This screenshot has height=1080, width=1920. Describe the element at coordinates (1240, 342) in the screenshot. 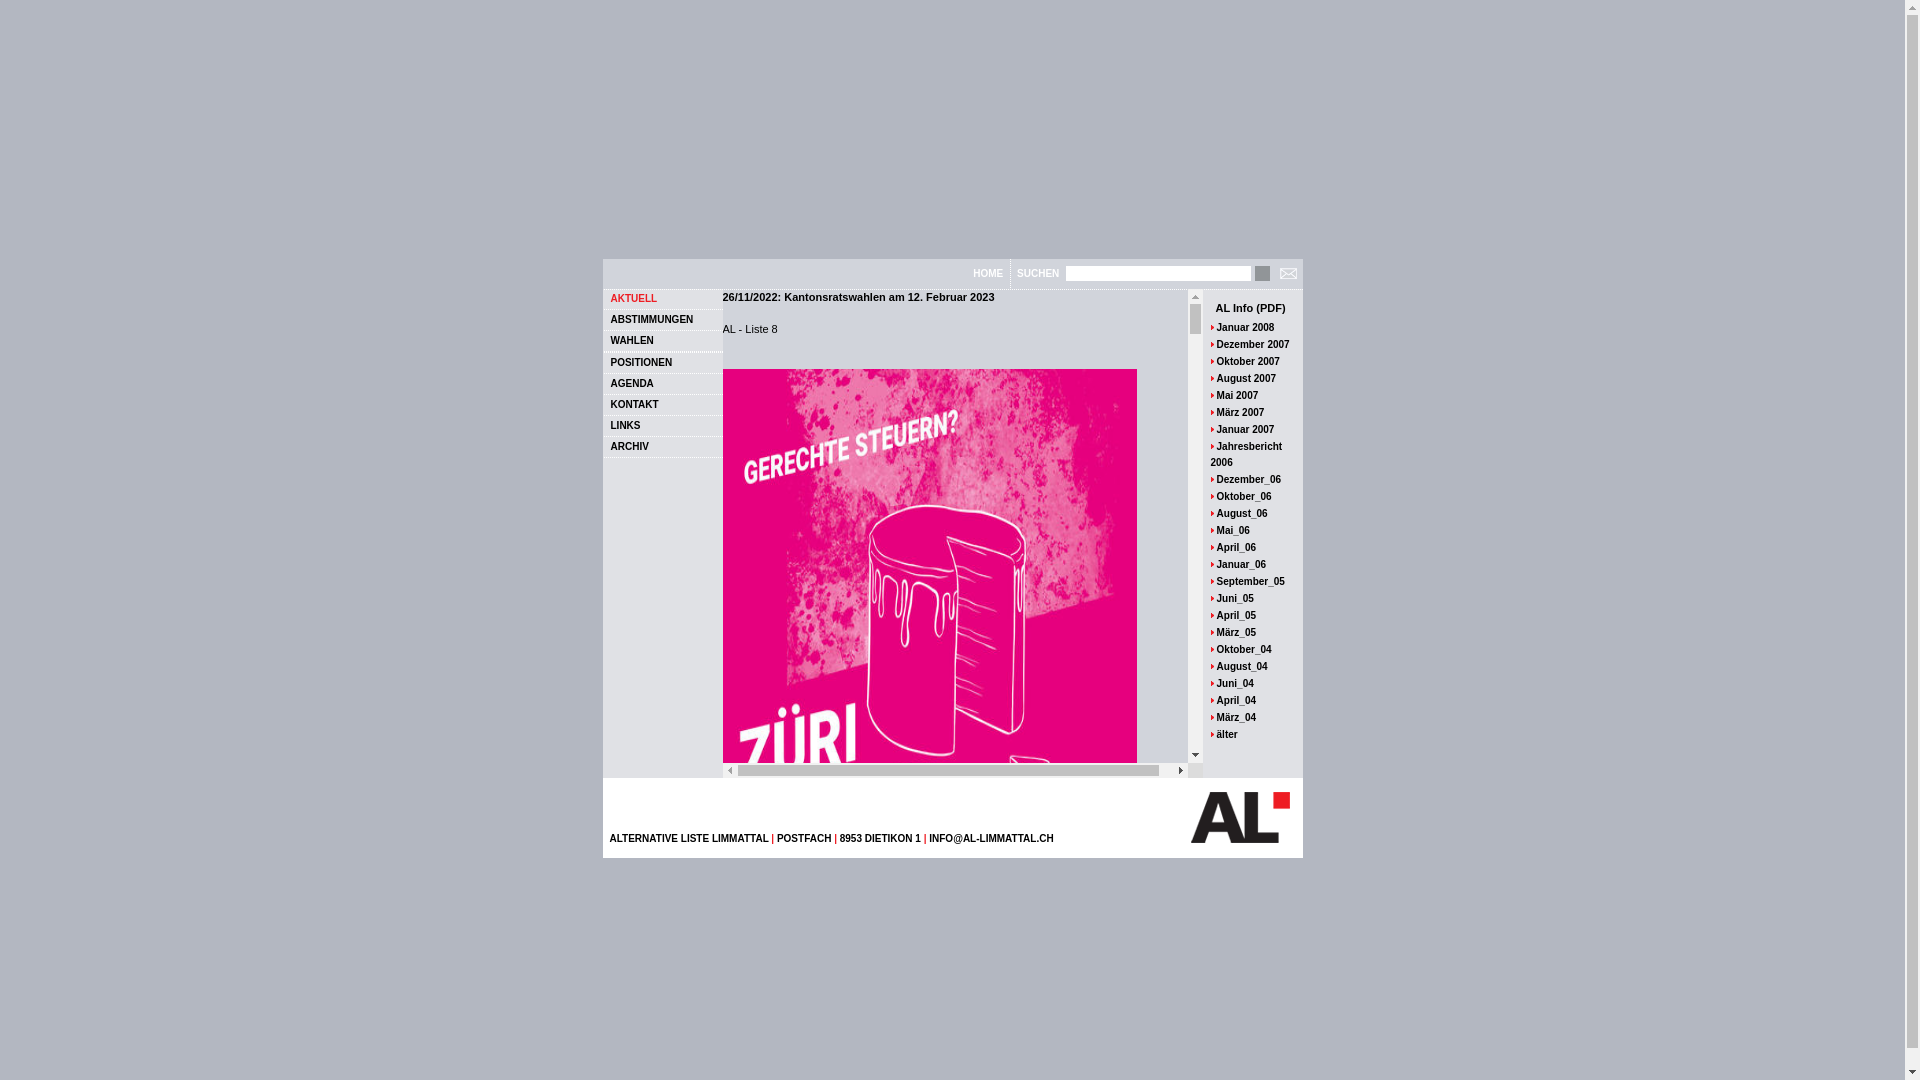

I see `'Dezember'` at that location.